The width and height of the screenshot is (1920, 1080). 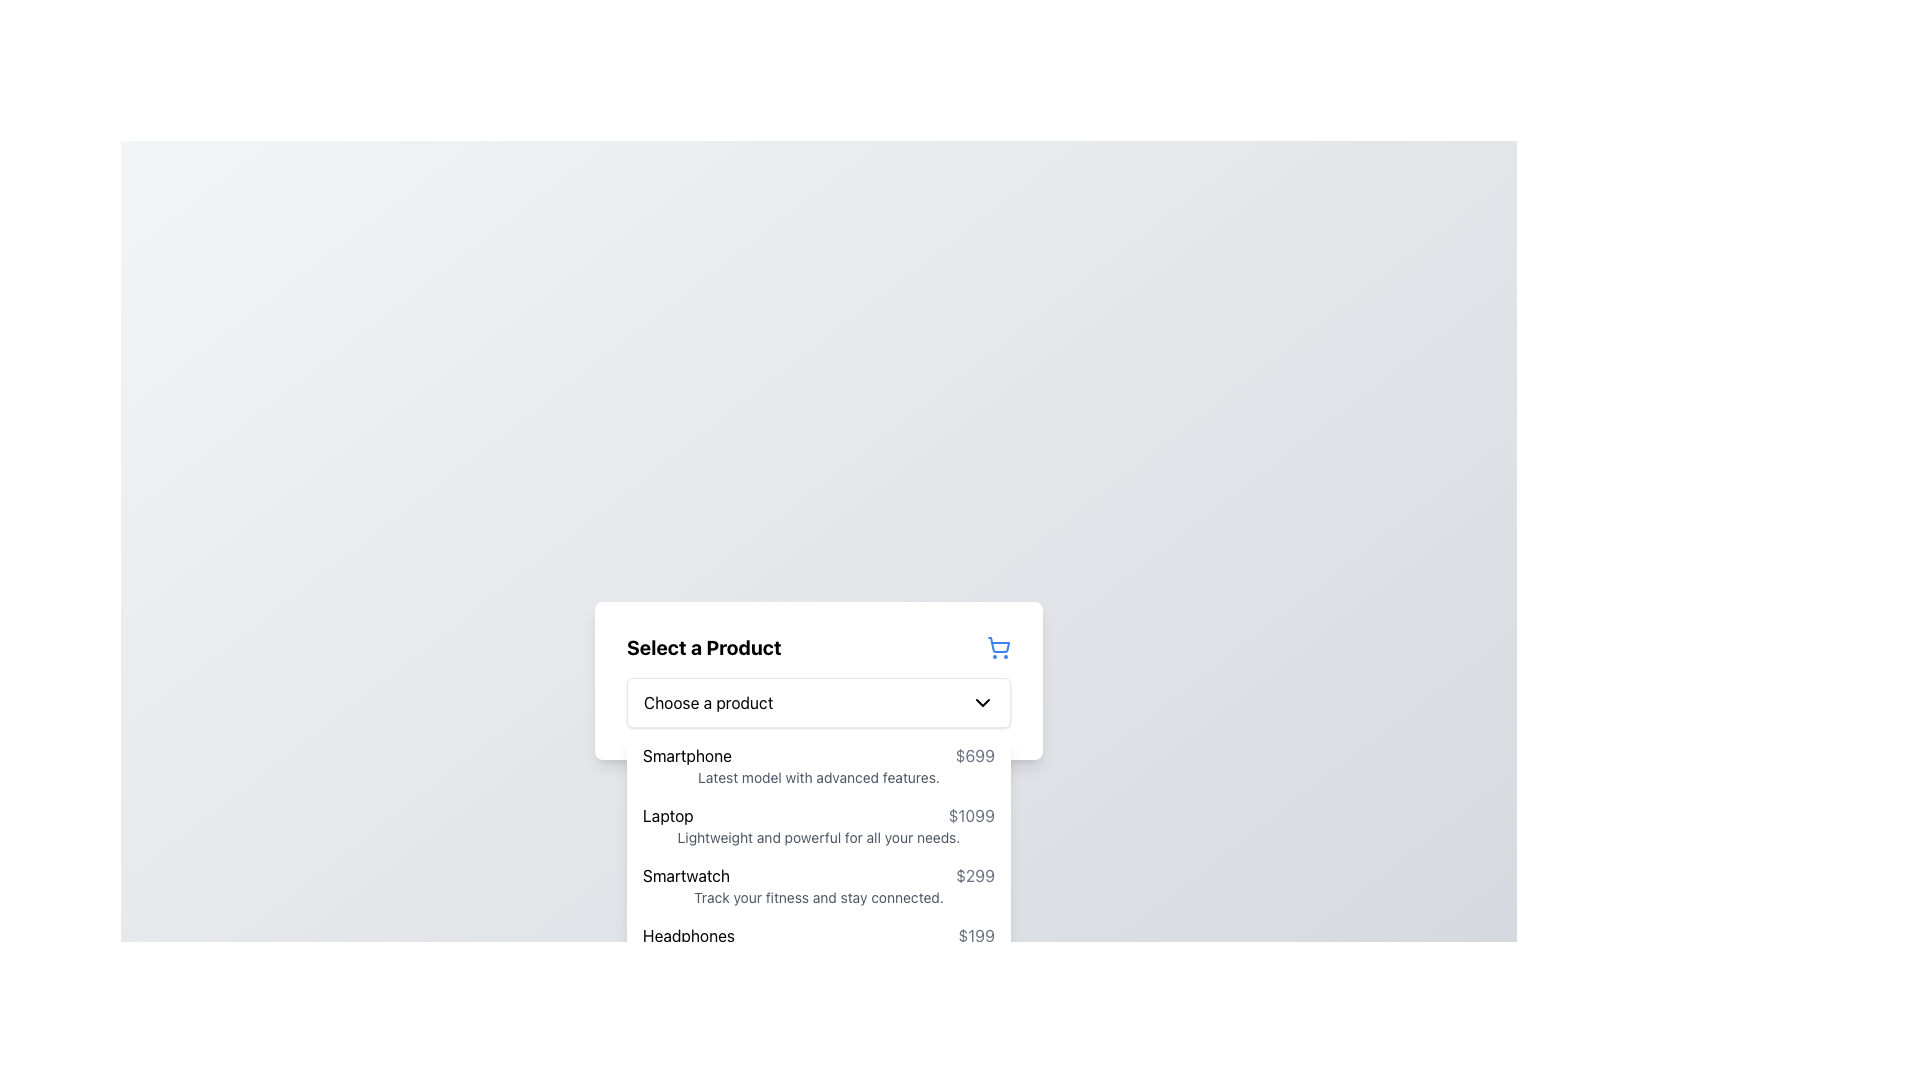 I want to click on the 'Headphones' text label in the dropdown menu, which is located below the 'Smartwatch' option and aligned to the left, so click(x=689, y=936).